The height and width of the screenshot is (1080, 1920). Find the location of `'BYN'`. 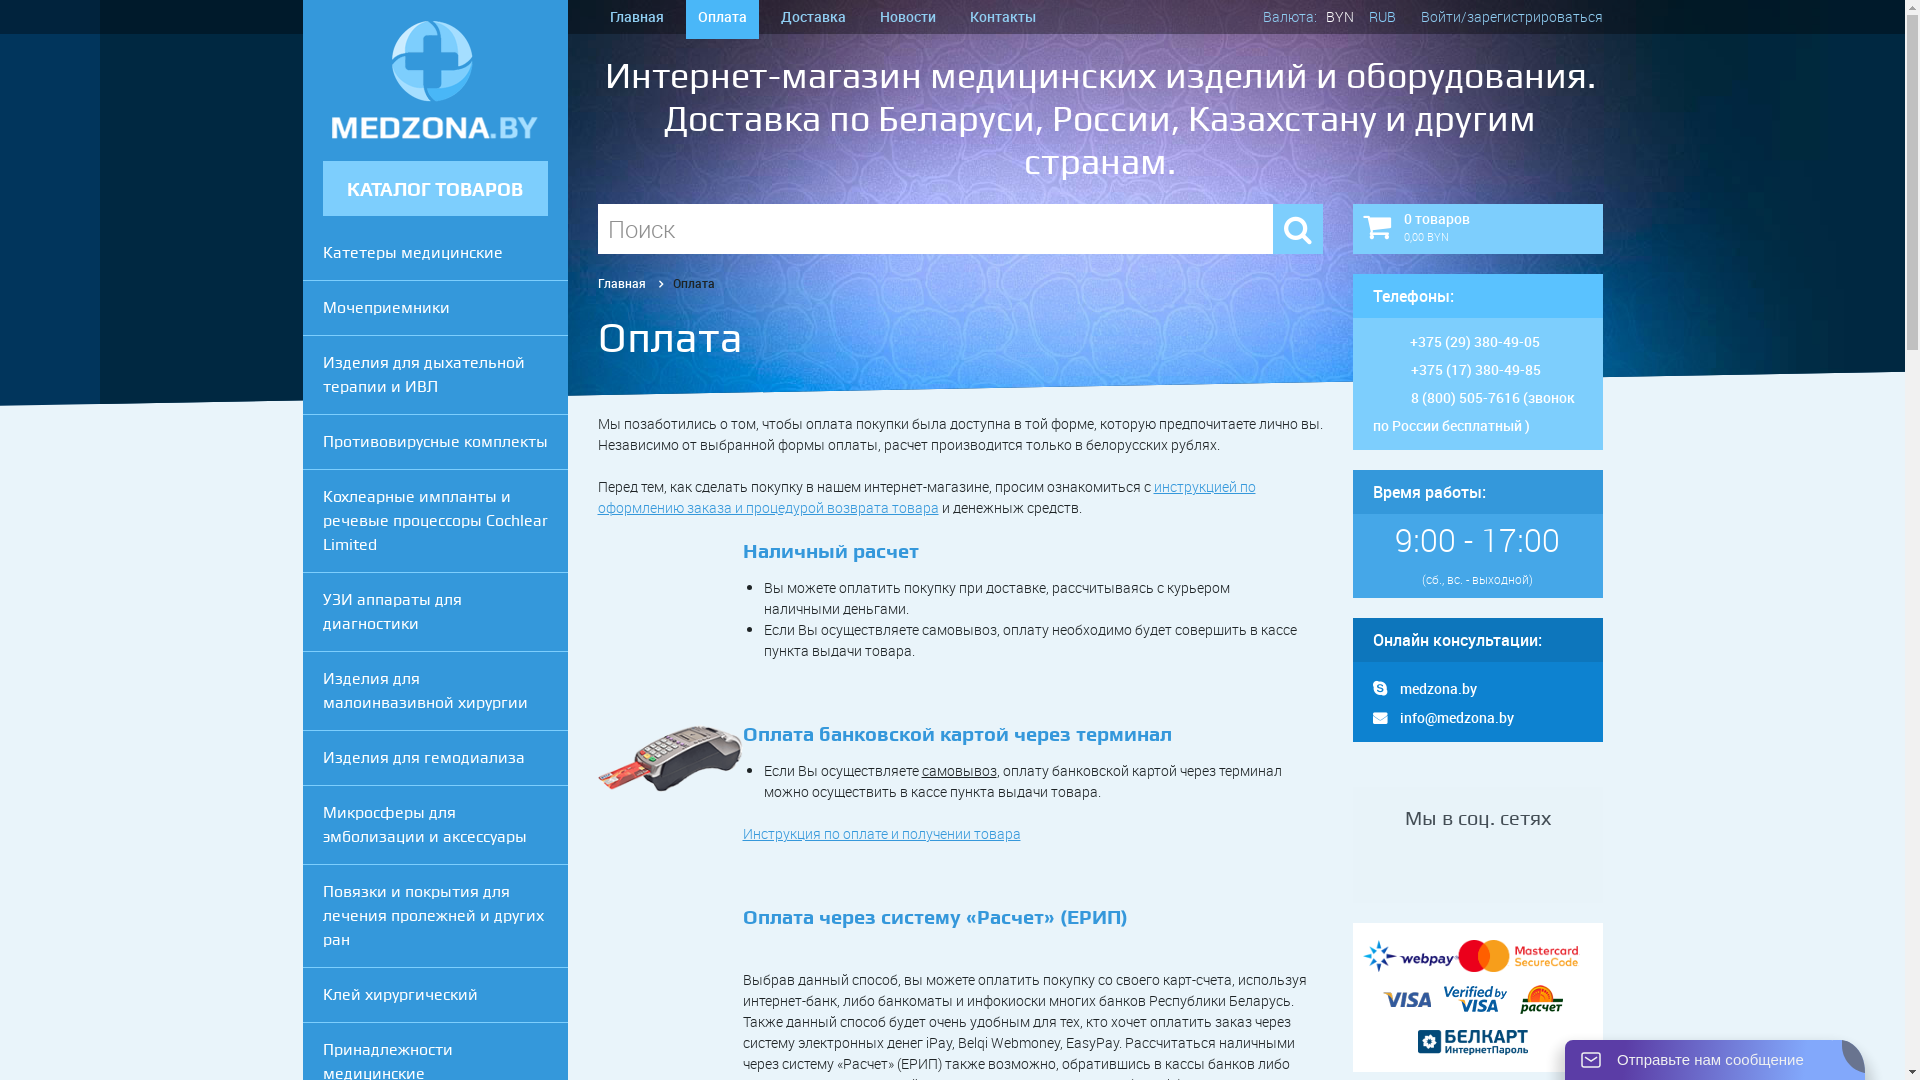

'BYN' is located at coordinates (1339, 16).